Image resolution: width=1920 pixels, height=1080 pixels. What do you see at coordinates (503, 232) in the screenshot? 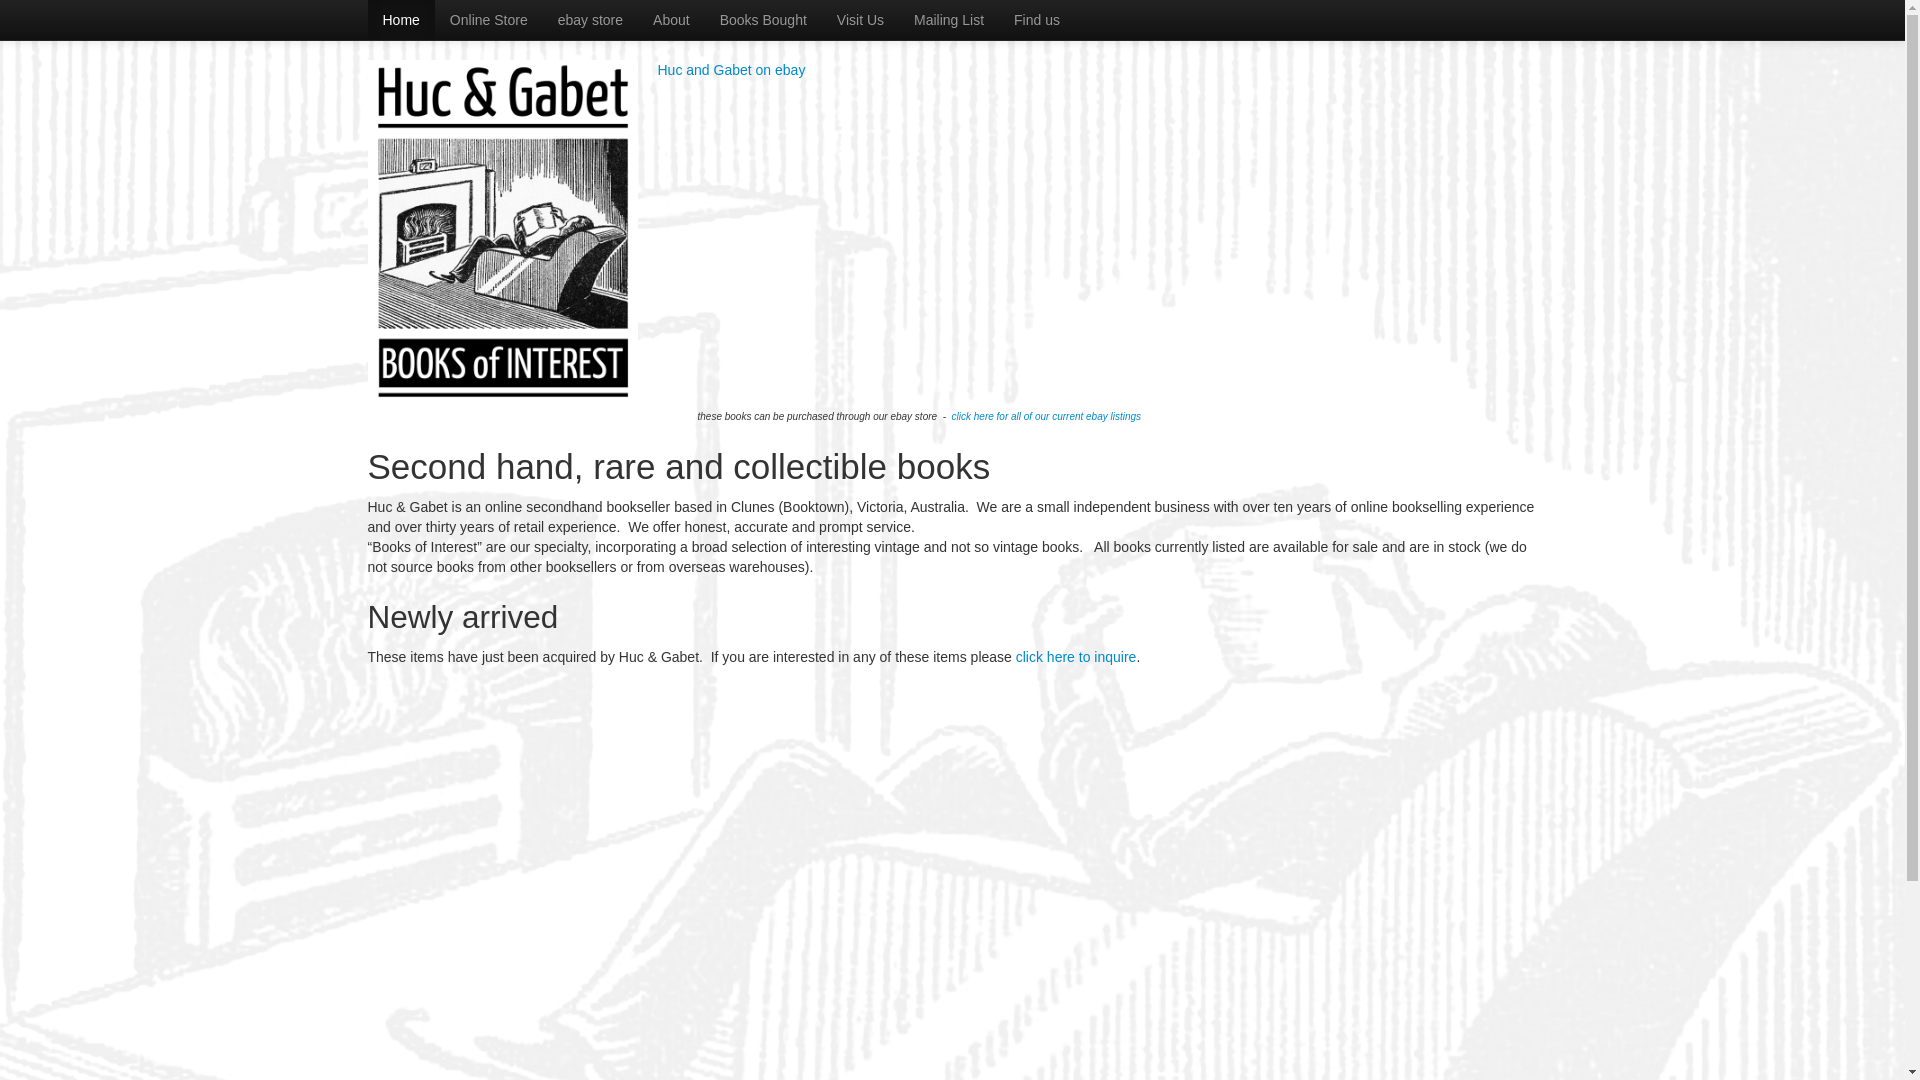
I see `'Huc & Gabet - Books of Interest'` at bounding box center [503, 232].